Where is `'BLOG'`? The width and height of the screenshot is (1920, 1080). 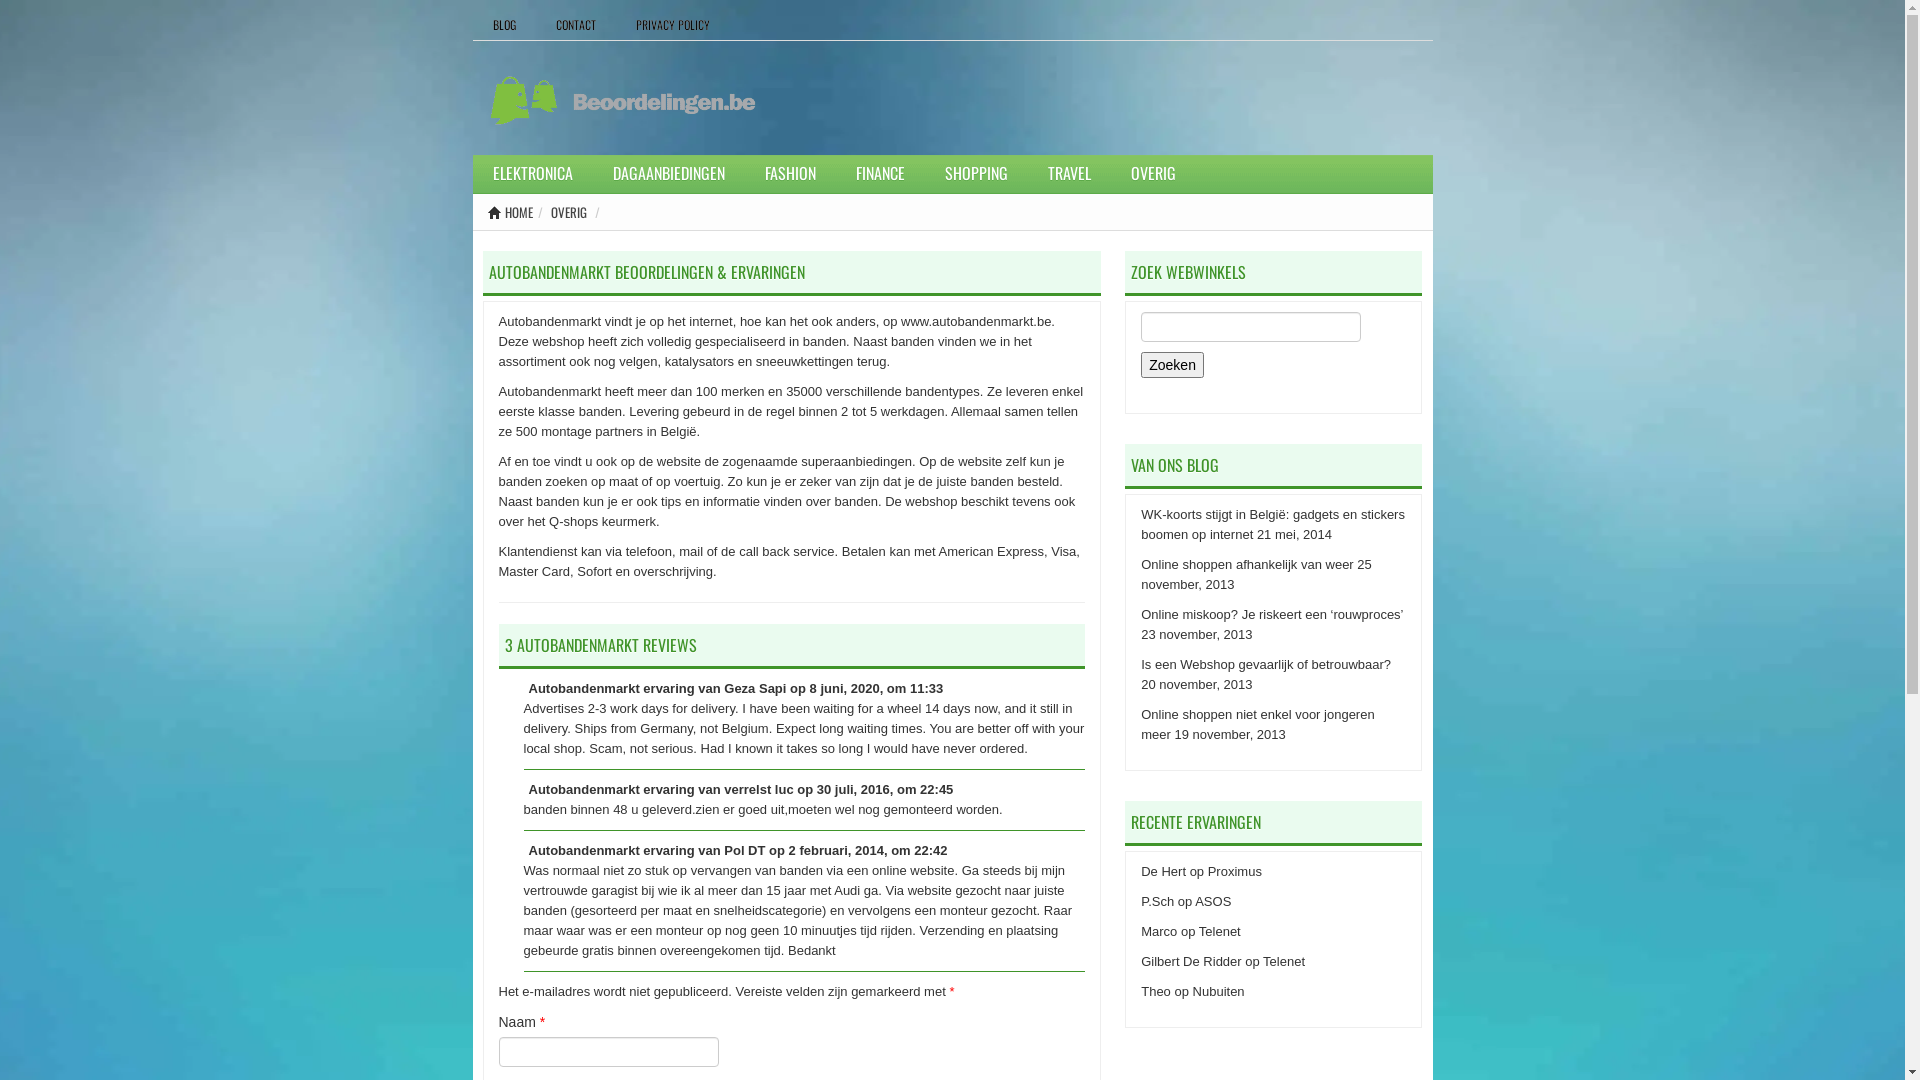 'BLOG' is located at coordinates (503, 24).